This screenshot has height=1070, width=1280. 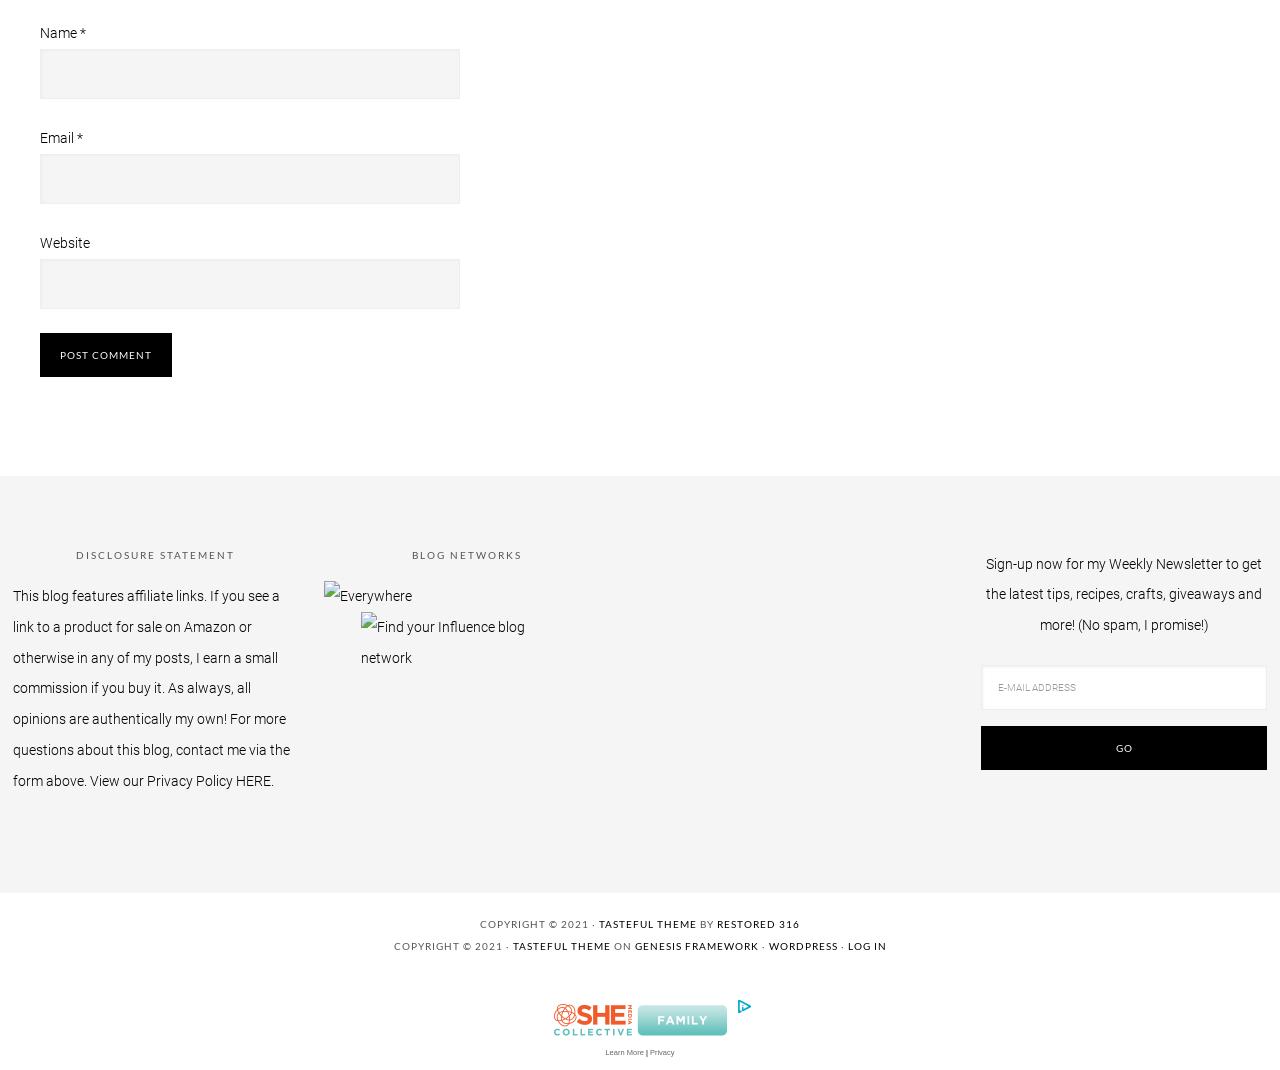 What do you see at coordinates (757, 923) in the screenshot?
I see `'Restored 316'` at bounding box center [757, 923].